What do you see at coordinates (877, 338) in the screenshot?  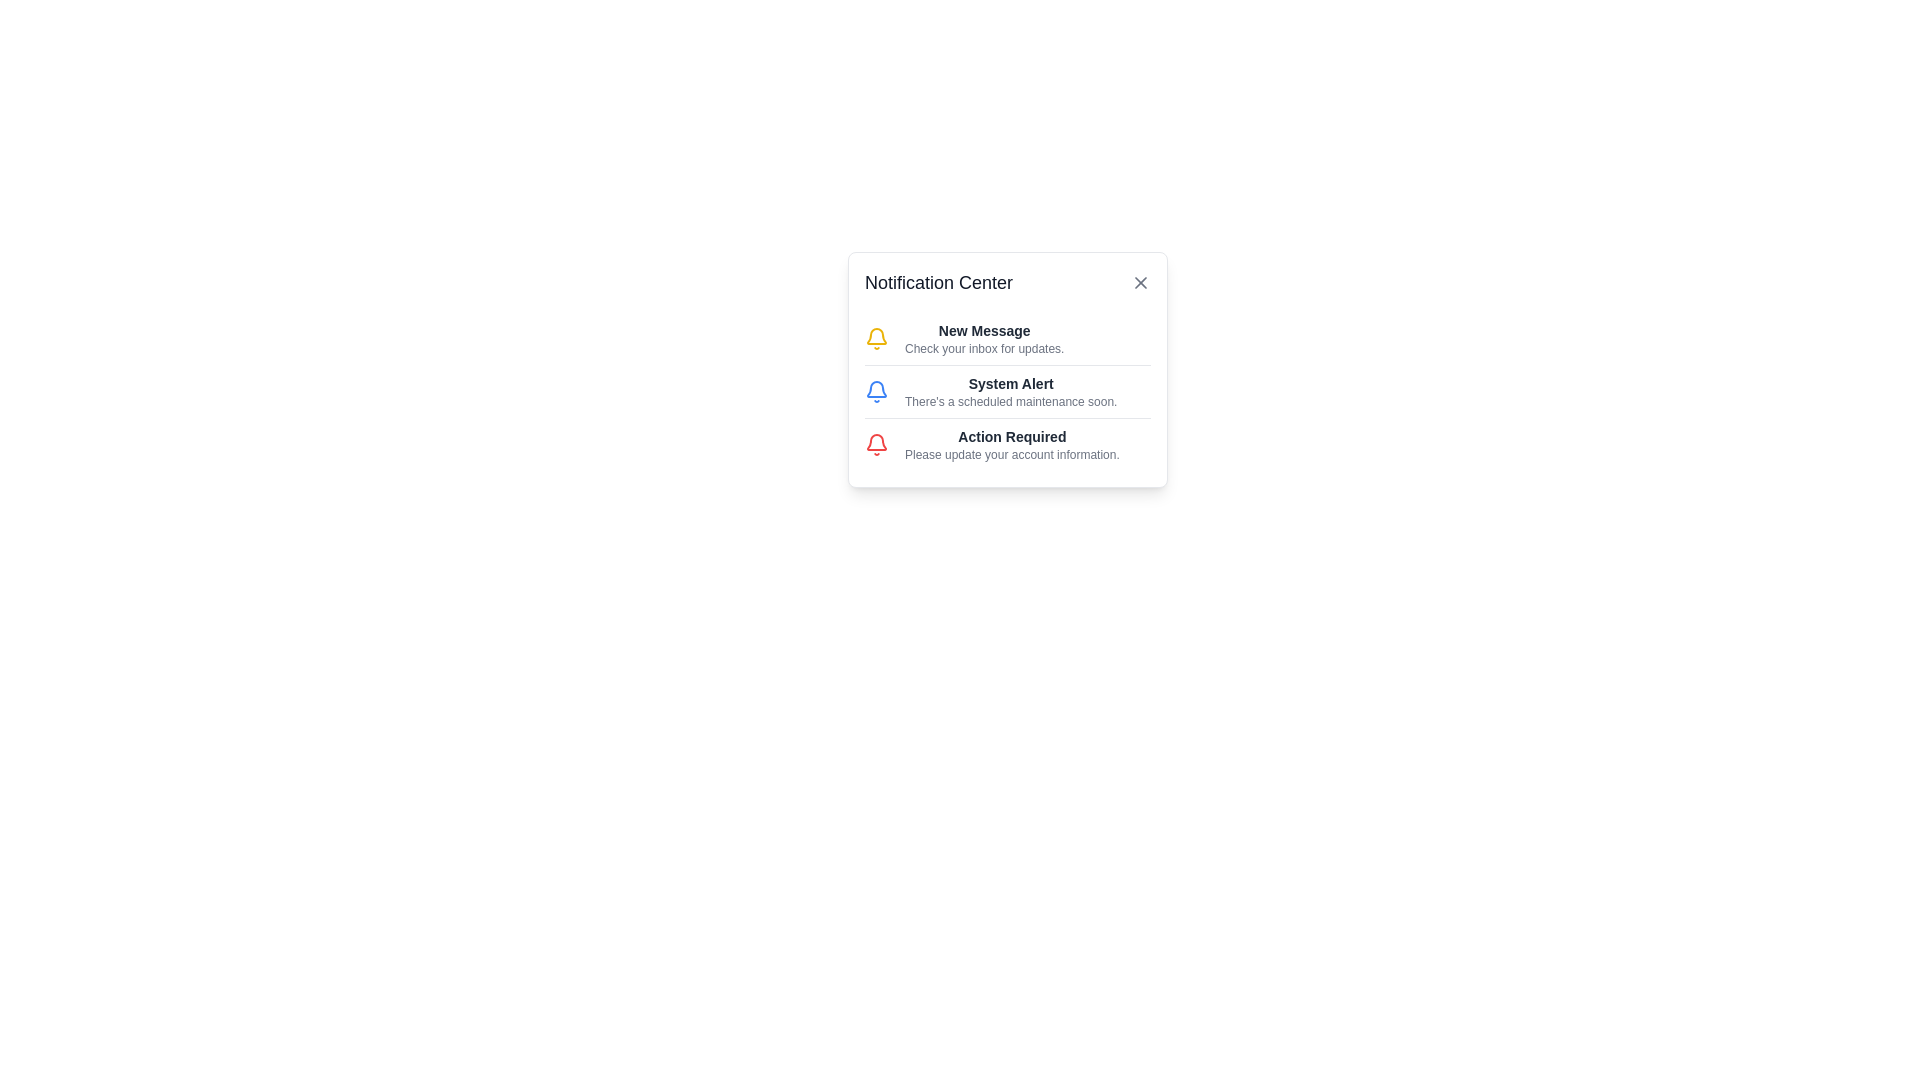 I see `the yellow bell icon with a circular design located to the left of the 'New Message' notification in the Notification Center menu` at bounding box center [877, 338].